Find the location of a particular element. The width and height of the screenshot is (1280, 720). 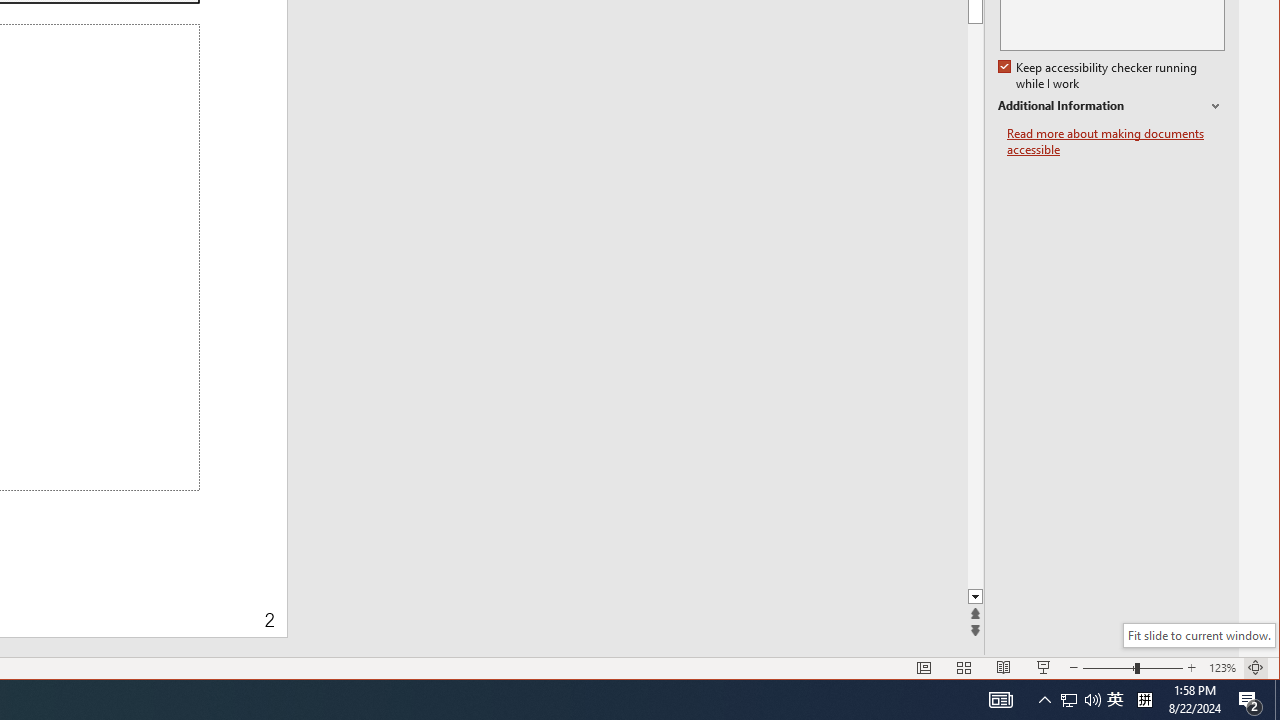

'Additional Information' is located at coordinates (1110, 106).